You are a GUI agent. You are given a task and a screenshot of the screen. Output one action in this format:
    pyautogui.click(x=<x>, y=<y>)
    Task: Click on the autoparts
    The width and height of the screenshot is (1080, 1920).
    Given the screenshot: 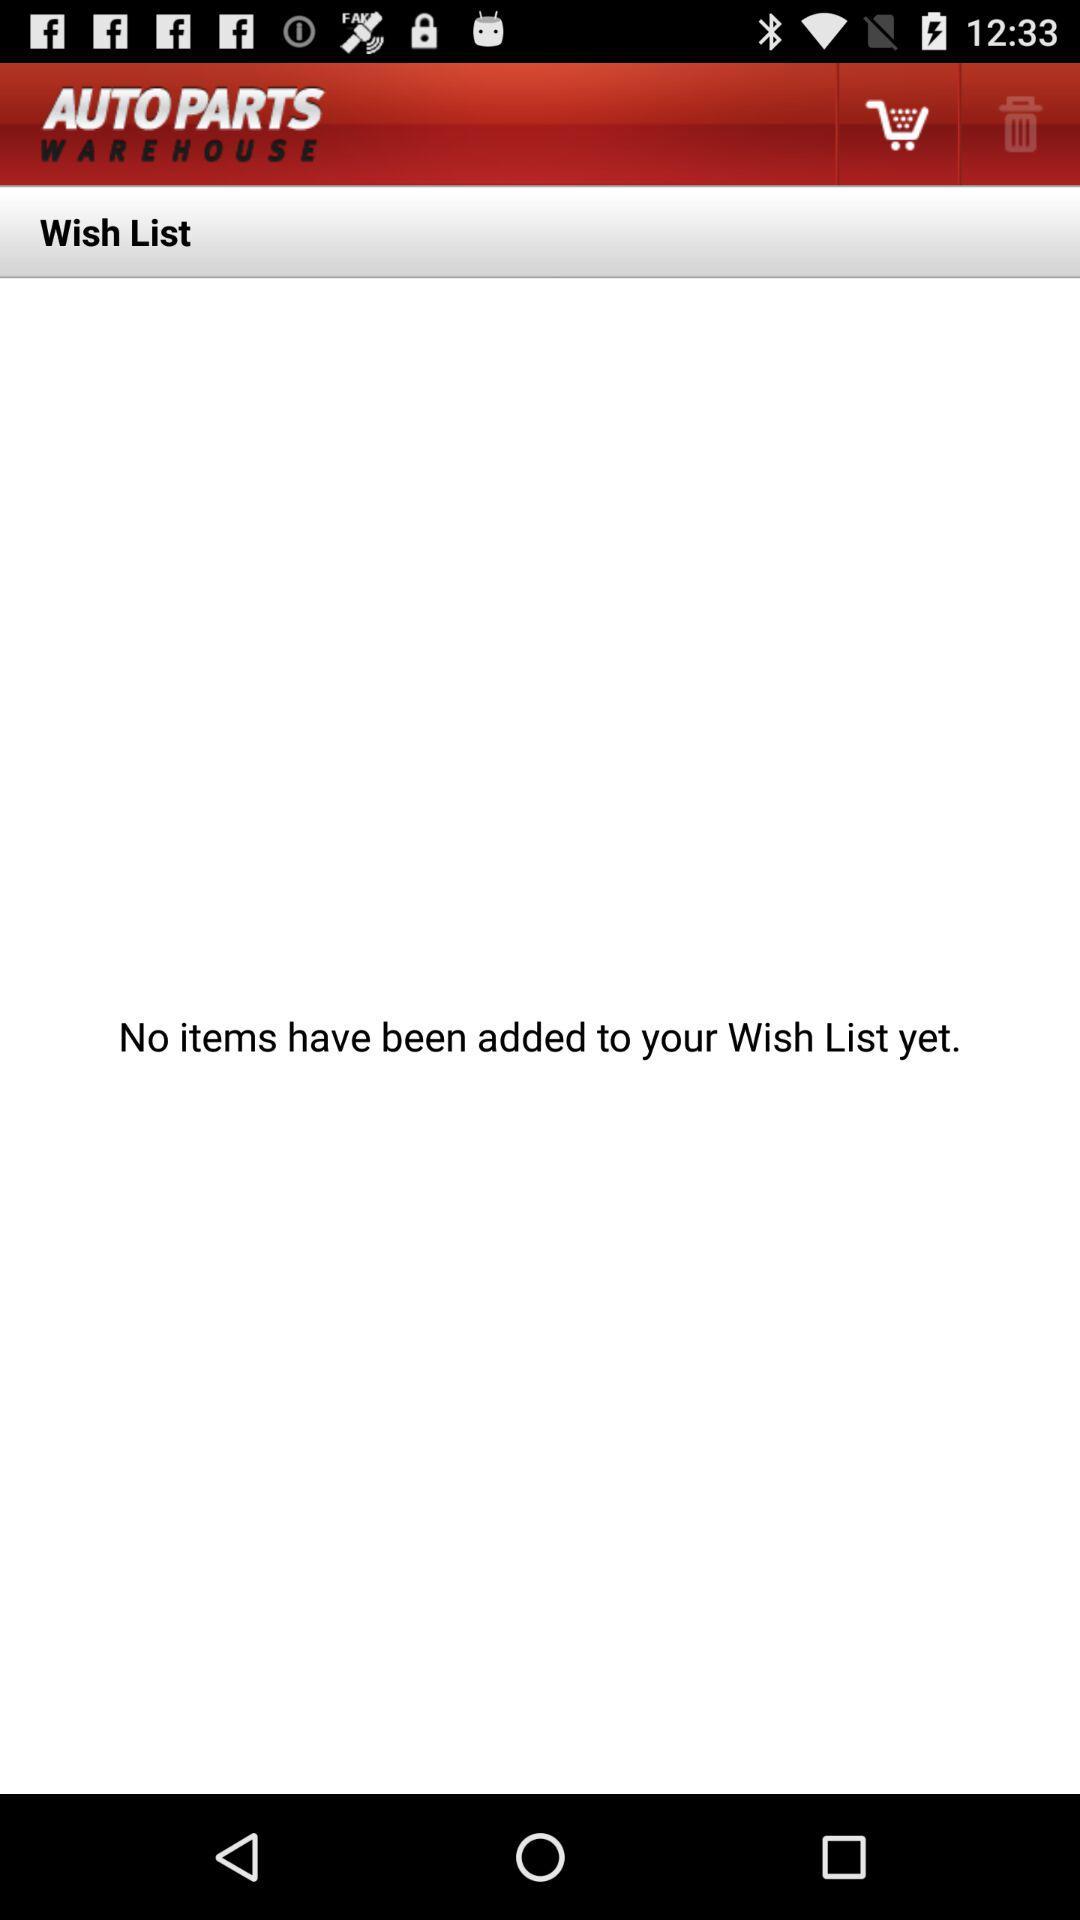 What is the action you would take?
    pyautogui.click(x=183, y=123)
    